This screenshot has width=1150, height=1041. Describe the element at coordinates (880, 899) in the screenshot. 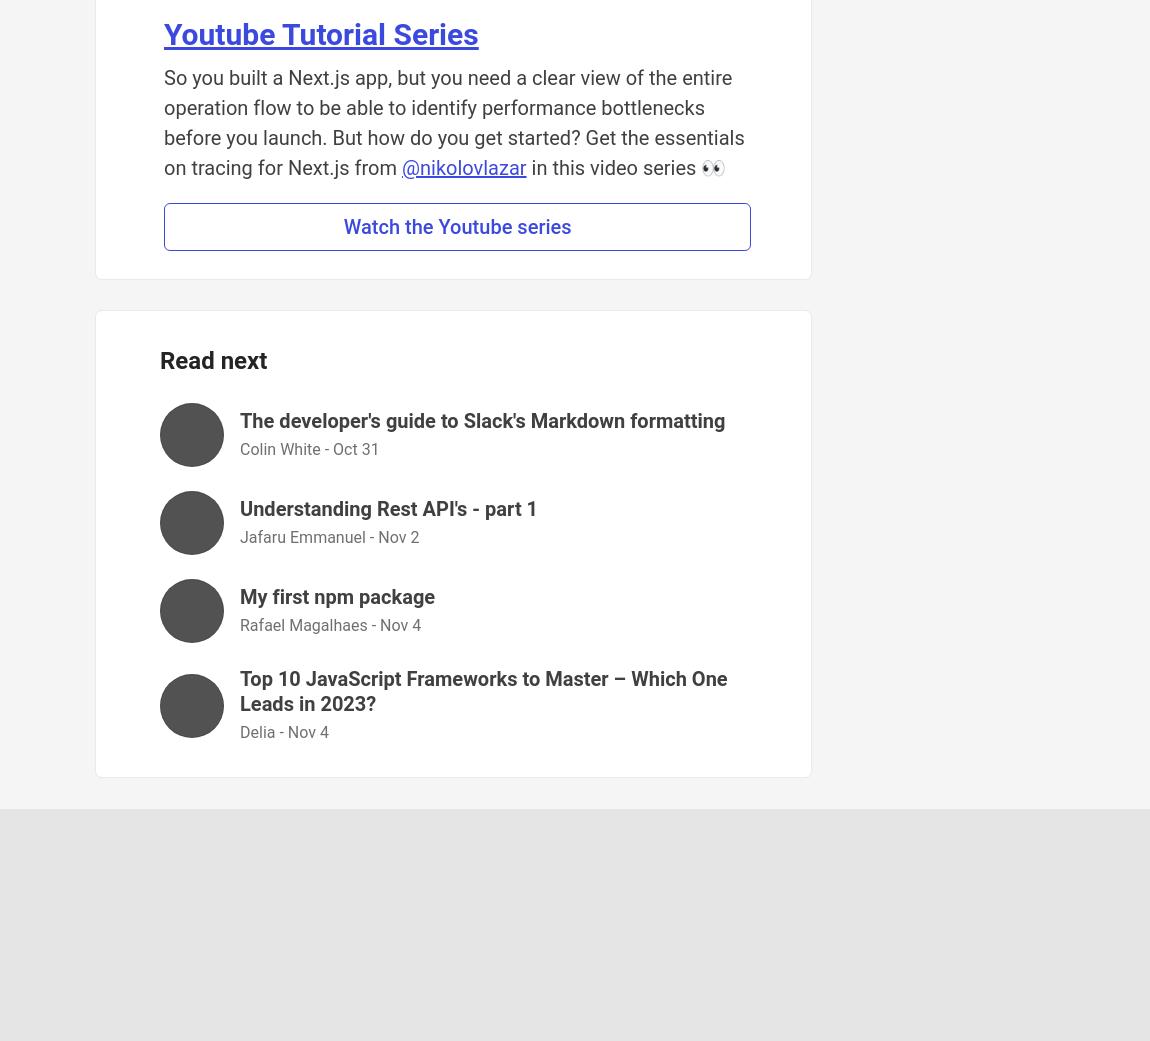

I see `'Software comparisons'` at that location.